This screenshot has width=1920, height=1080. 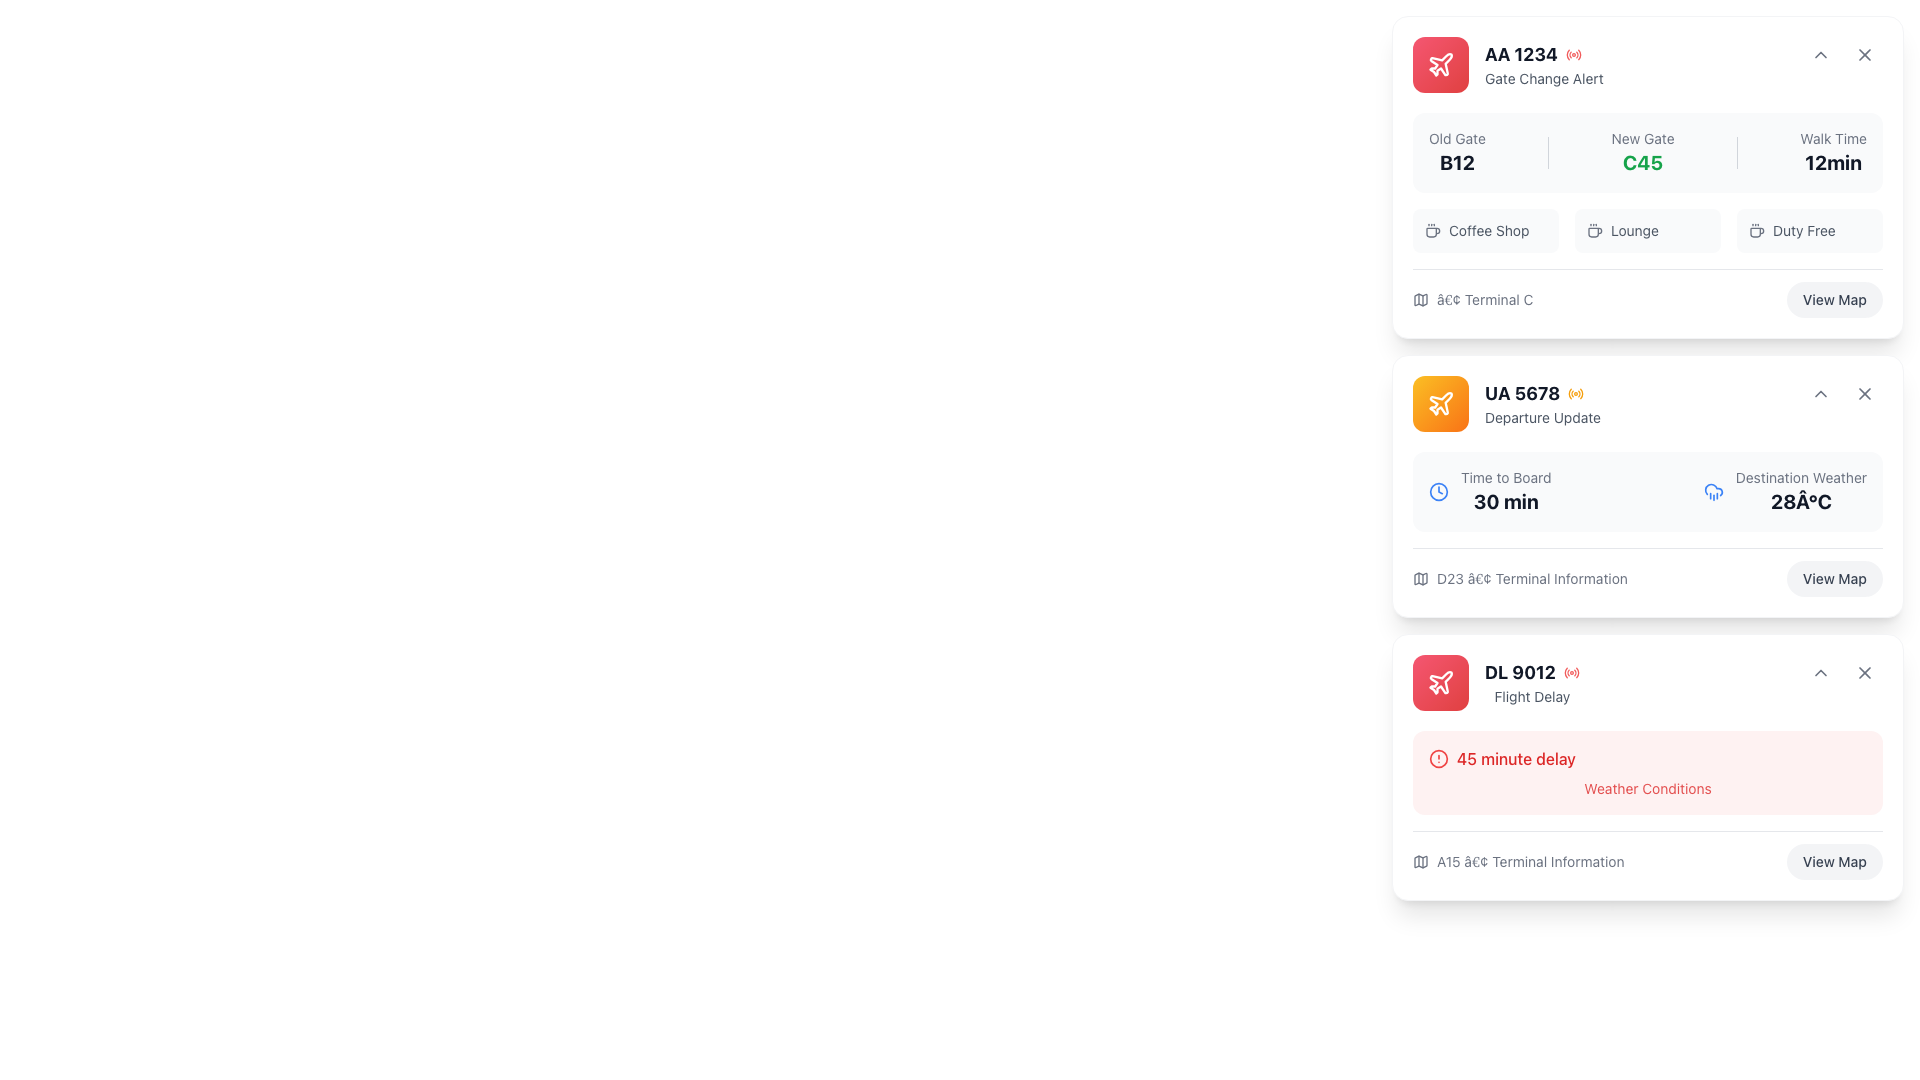 I want to click on the text element displaying 'A15 â€¢ Terminal Information', which is styled in gray and located to the right of a map icon in the lower section of the third information card, so click(x=1529, y=860).